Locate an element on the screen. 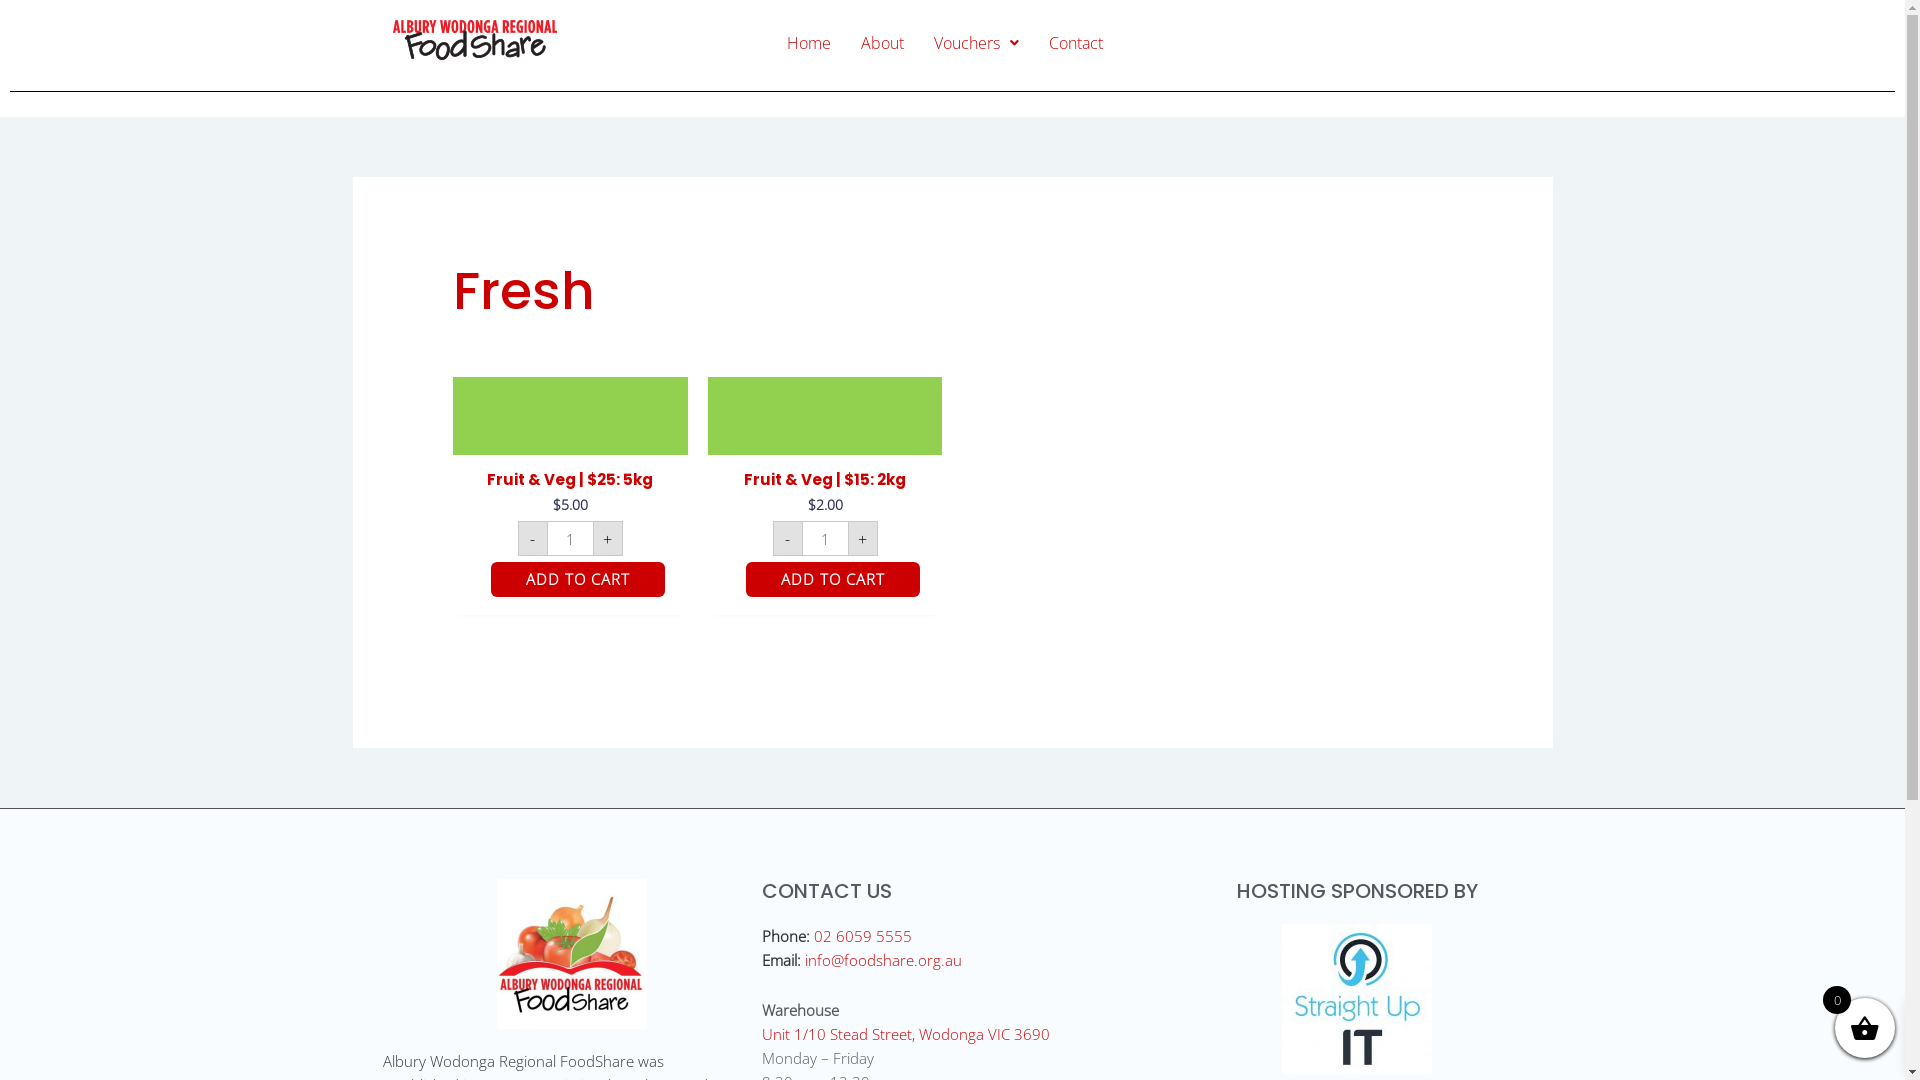 The image size is (1920, 1080). 'Vouchers' is located at coordinates (976, 42).